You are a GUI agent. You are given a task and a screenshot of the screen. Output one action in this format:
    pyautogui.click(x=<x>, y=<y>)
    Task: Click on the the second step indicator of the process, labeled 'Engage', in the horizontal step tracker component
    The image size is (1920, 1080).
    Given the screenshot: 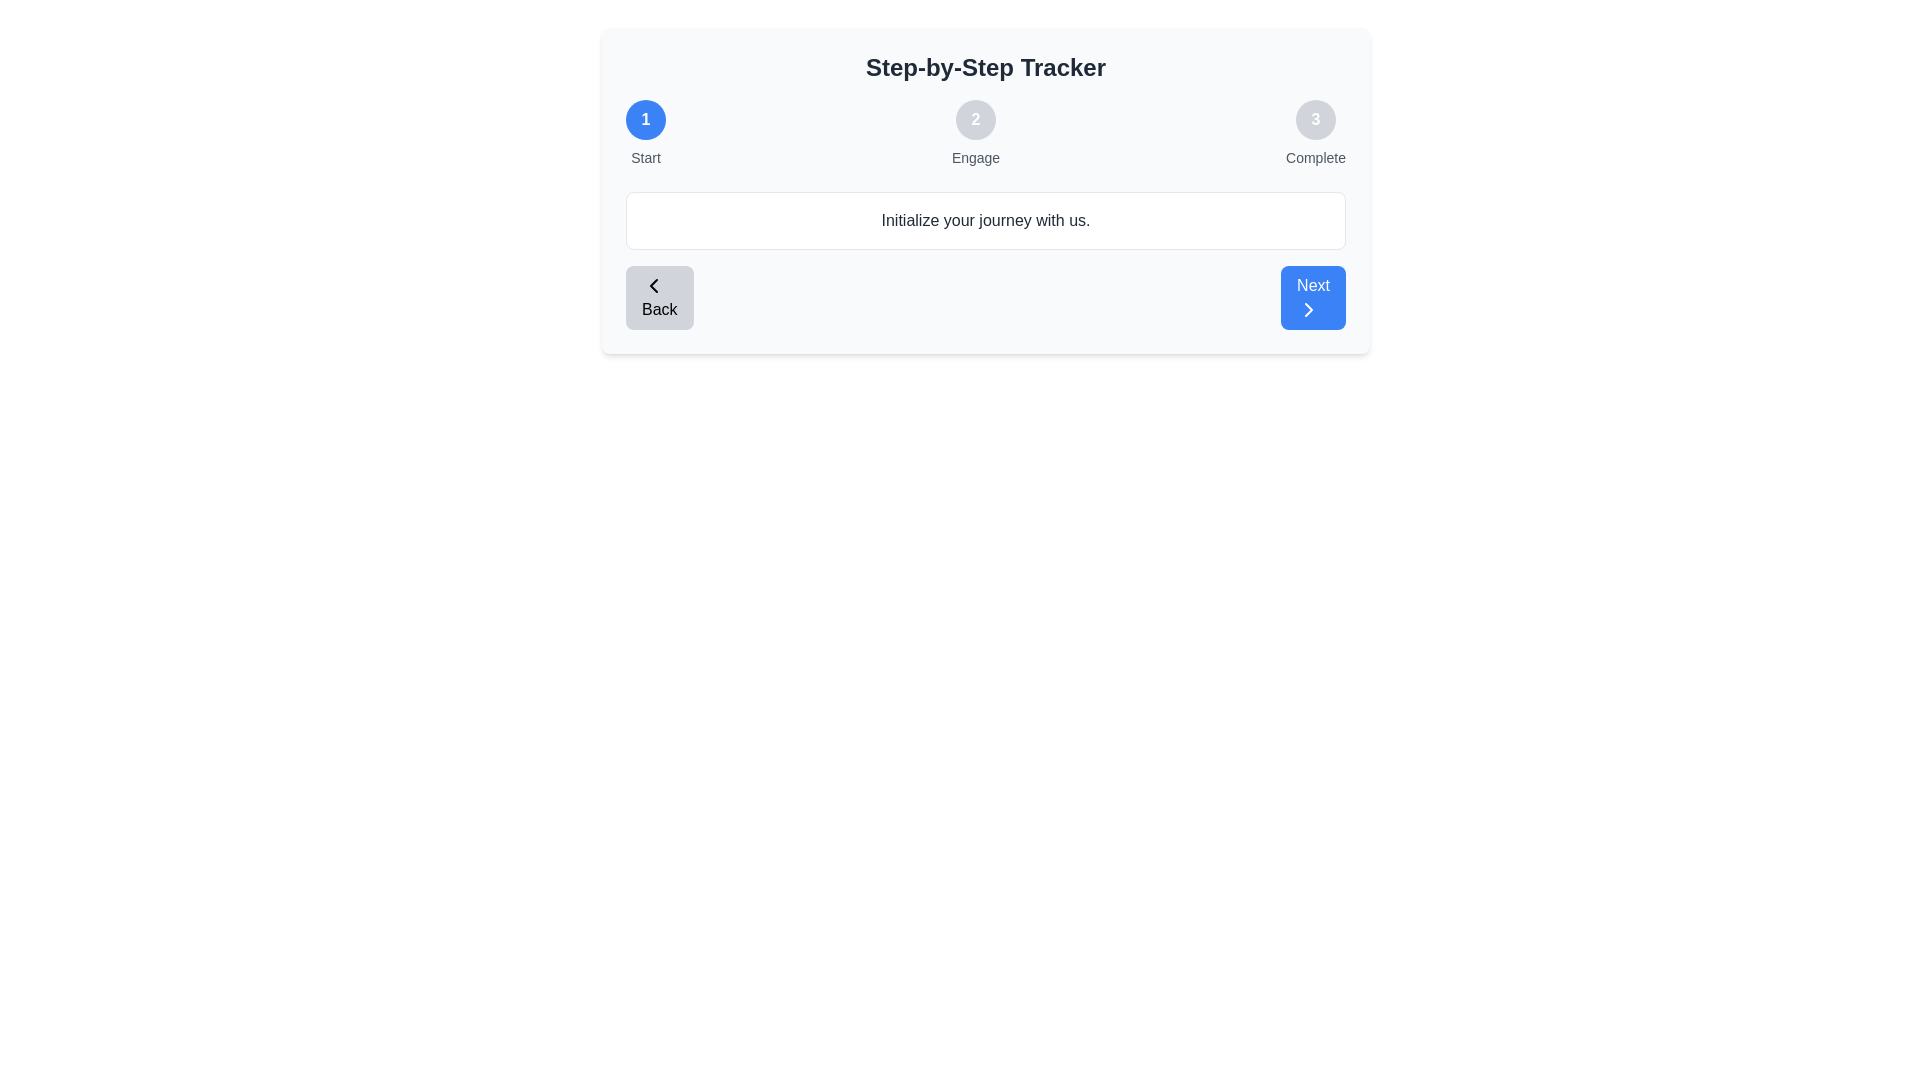 What is the action you would take?
    pyautogui.click(x=975, y=134)
    